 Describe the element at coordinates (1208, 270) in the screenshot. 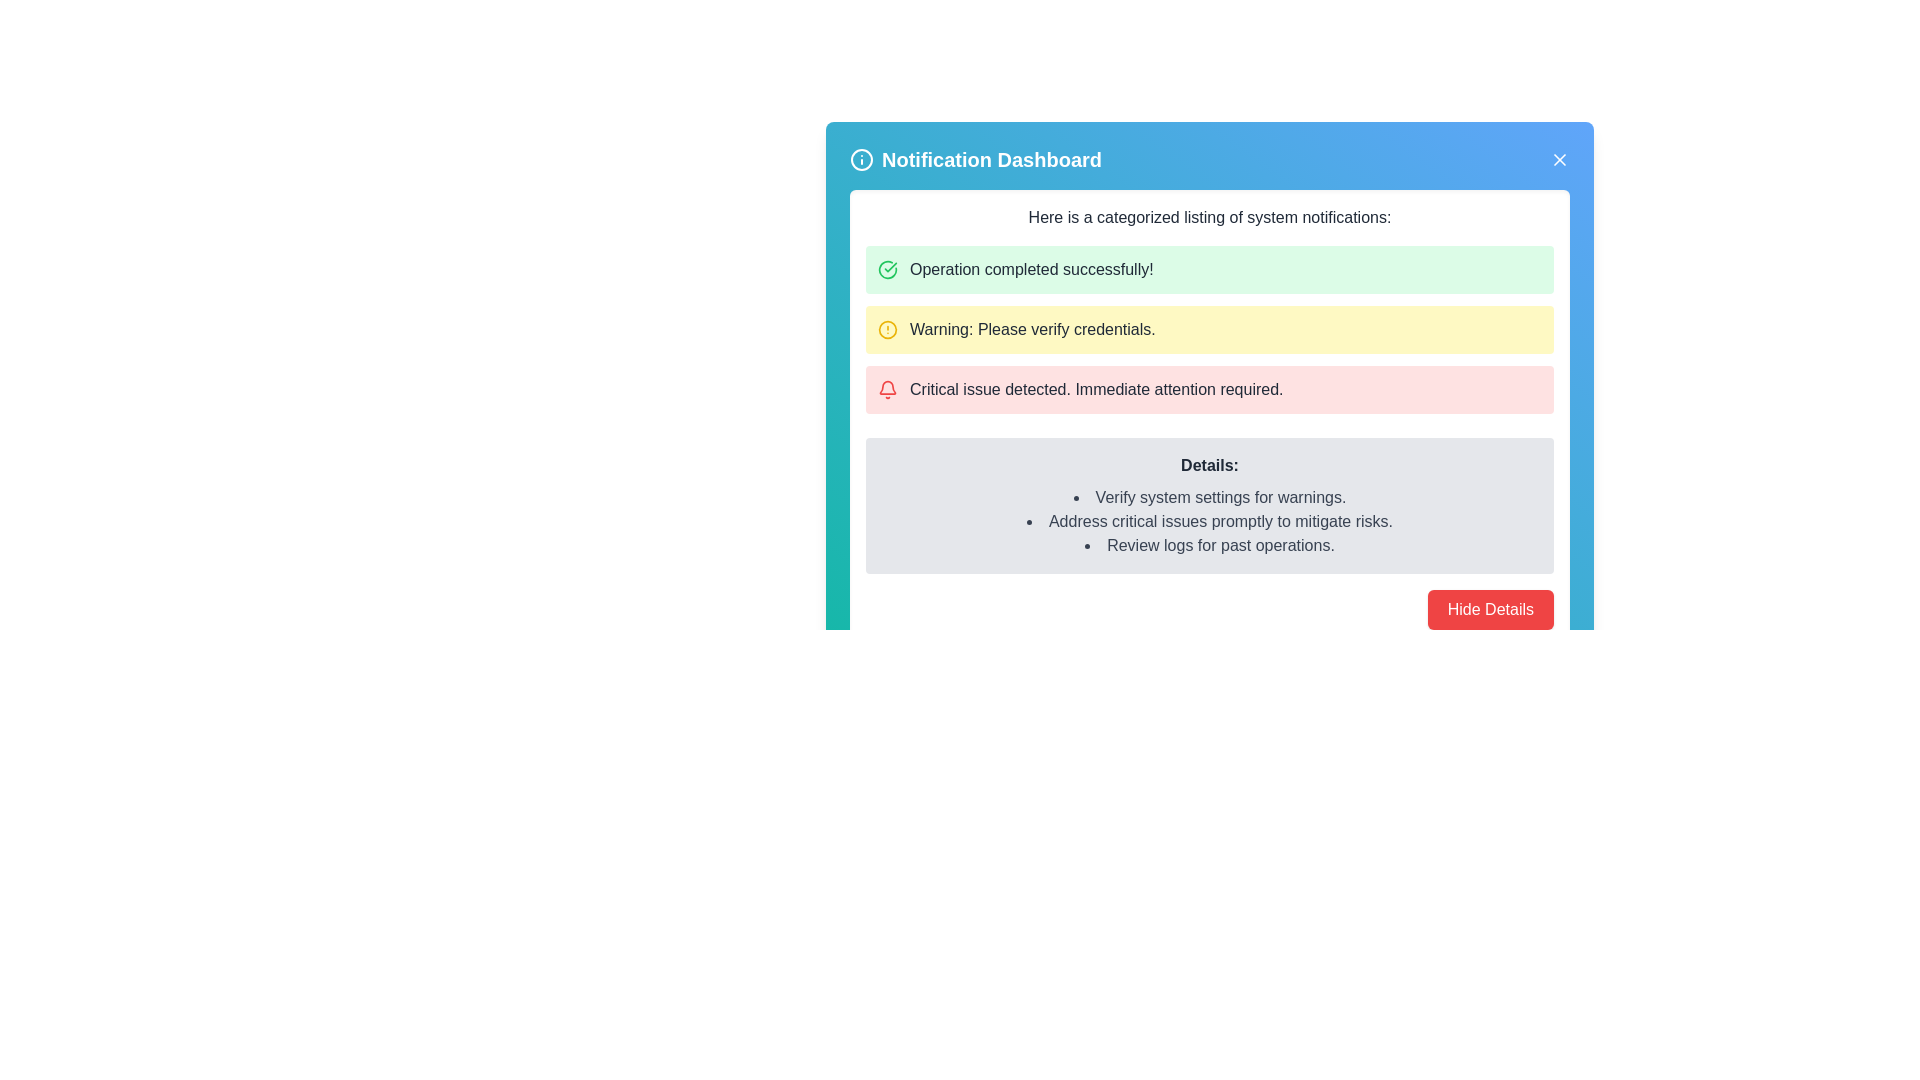

I see `success message displayed in the Notification message box, which is located at the top of the notification stack` at that location.